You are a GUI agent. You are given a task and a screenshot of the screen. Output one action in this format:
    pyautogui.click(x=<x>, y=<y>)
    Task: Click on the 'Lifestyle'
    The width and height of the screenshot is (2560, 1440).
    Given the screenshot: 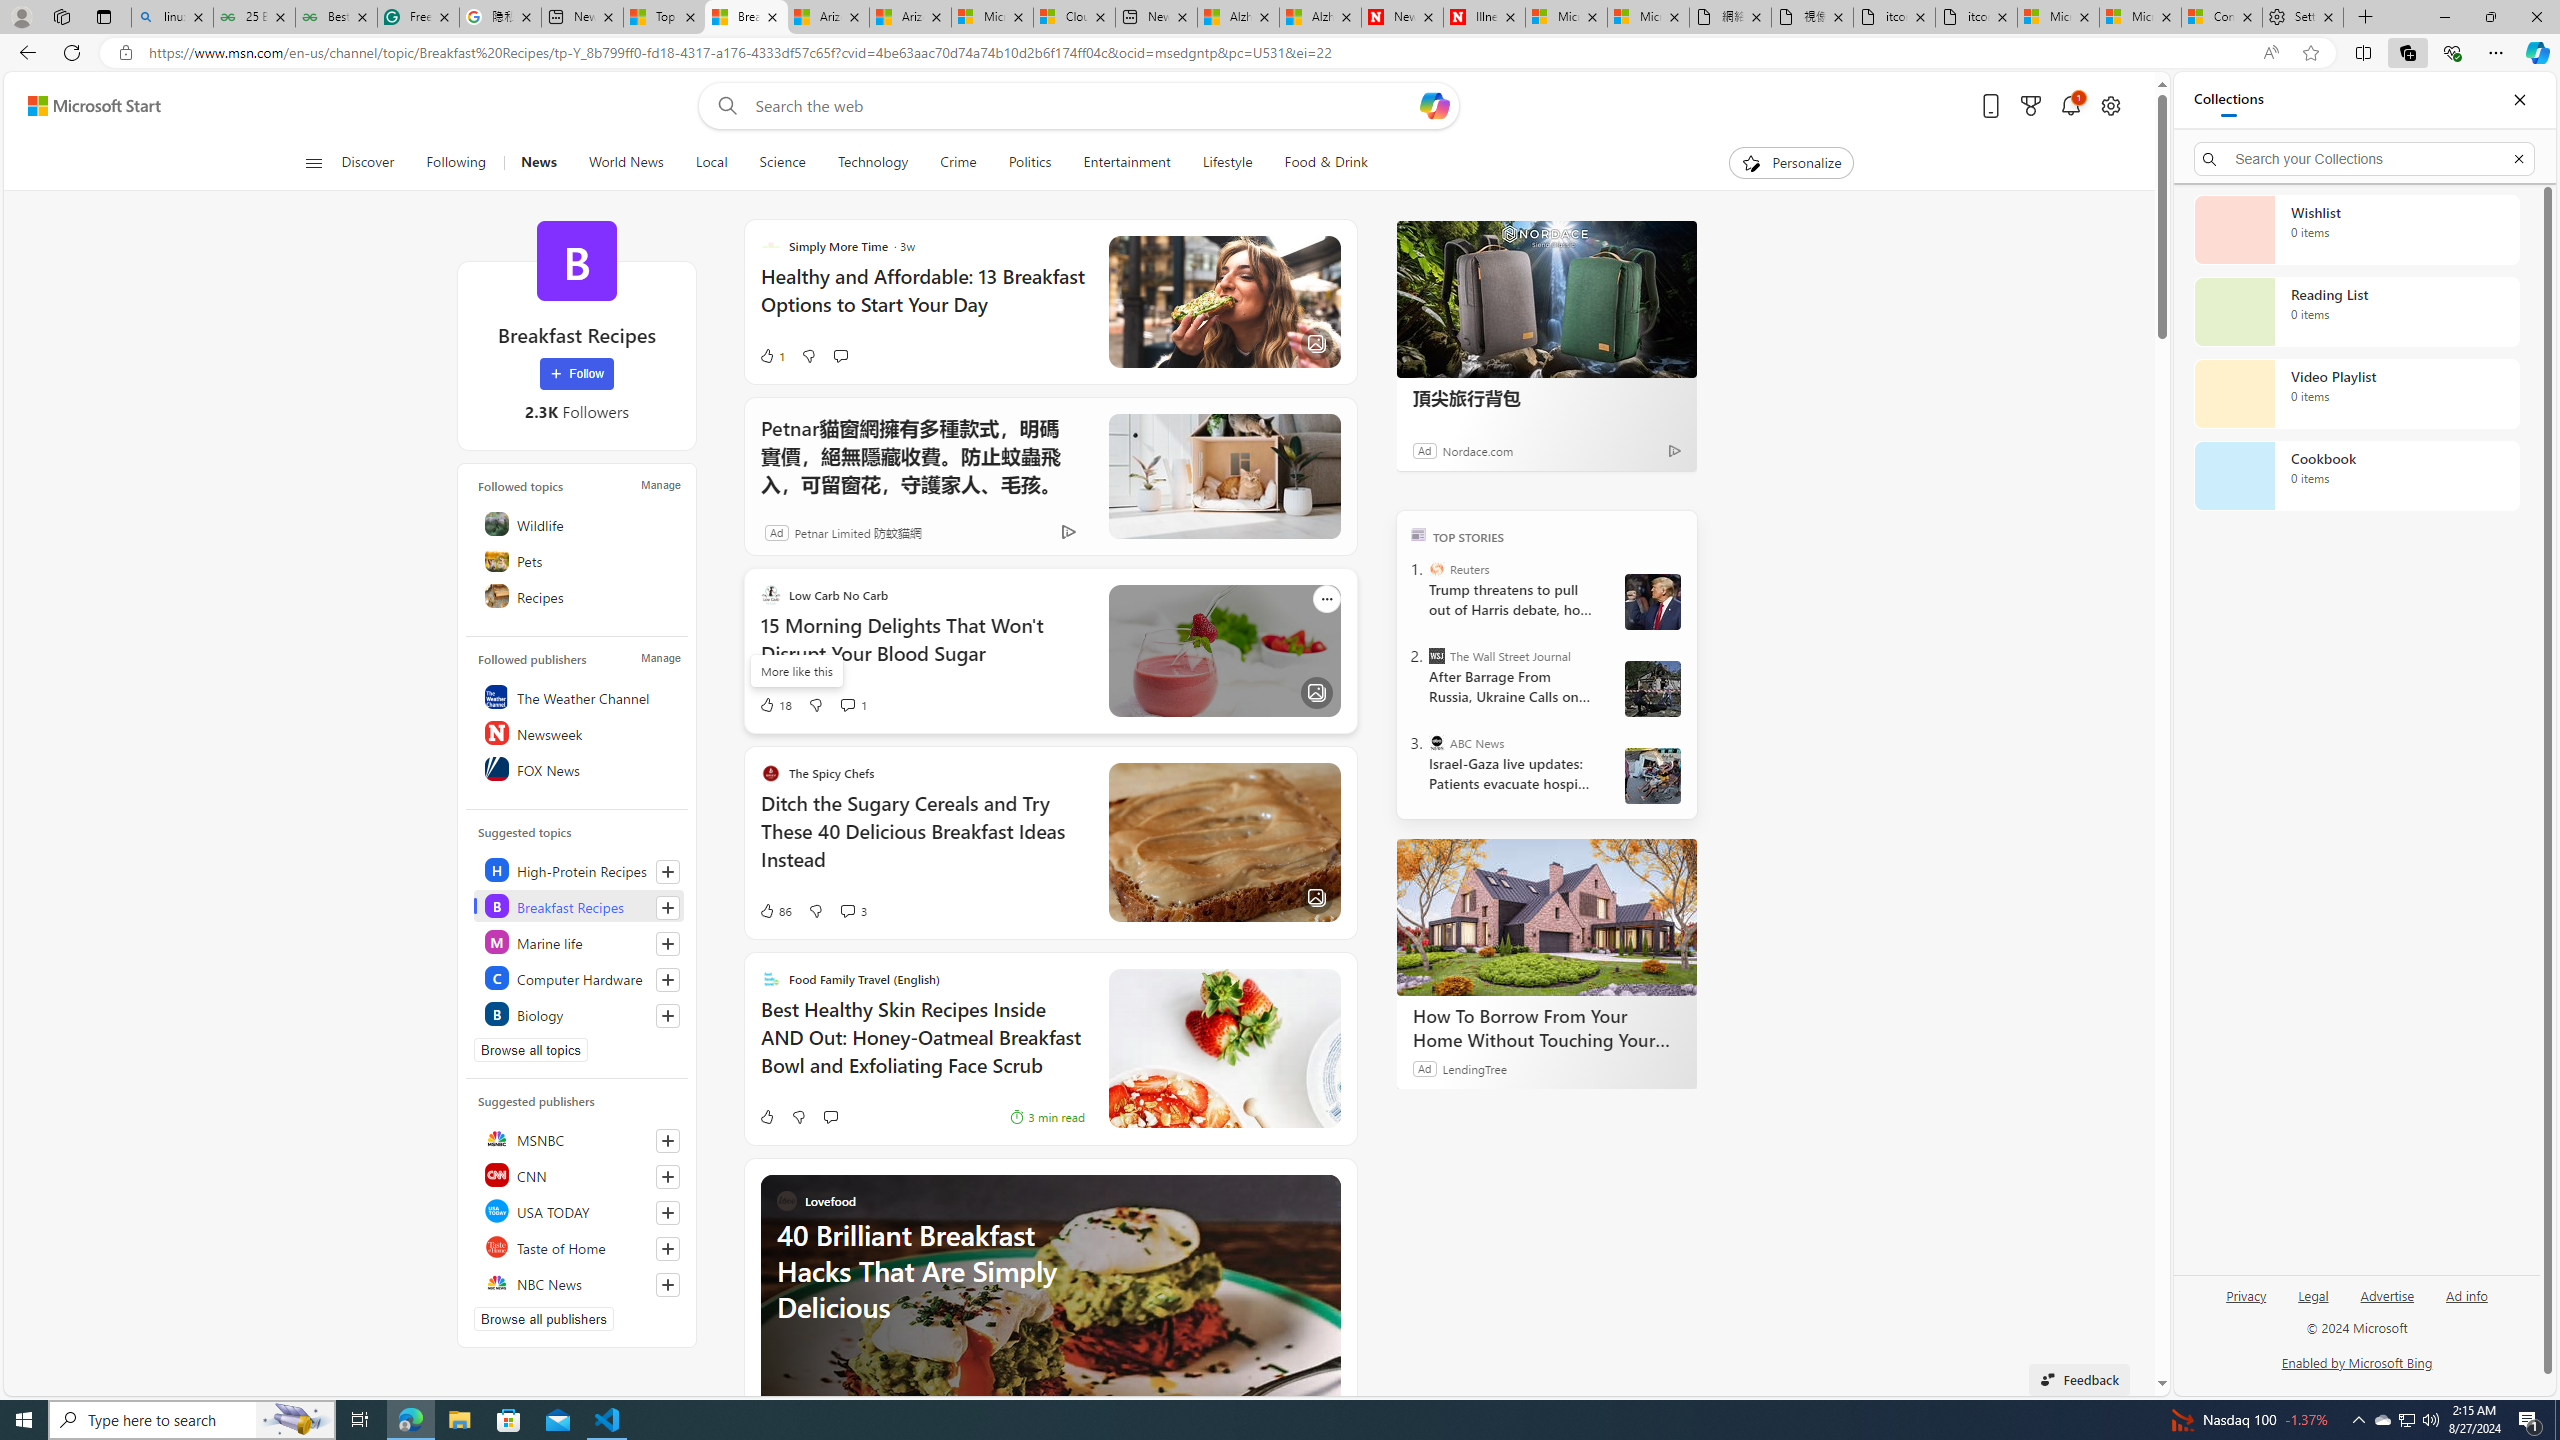 What is the action you would take?
    pyautogui.click(x=1227, y=162)
    